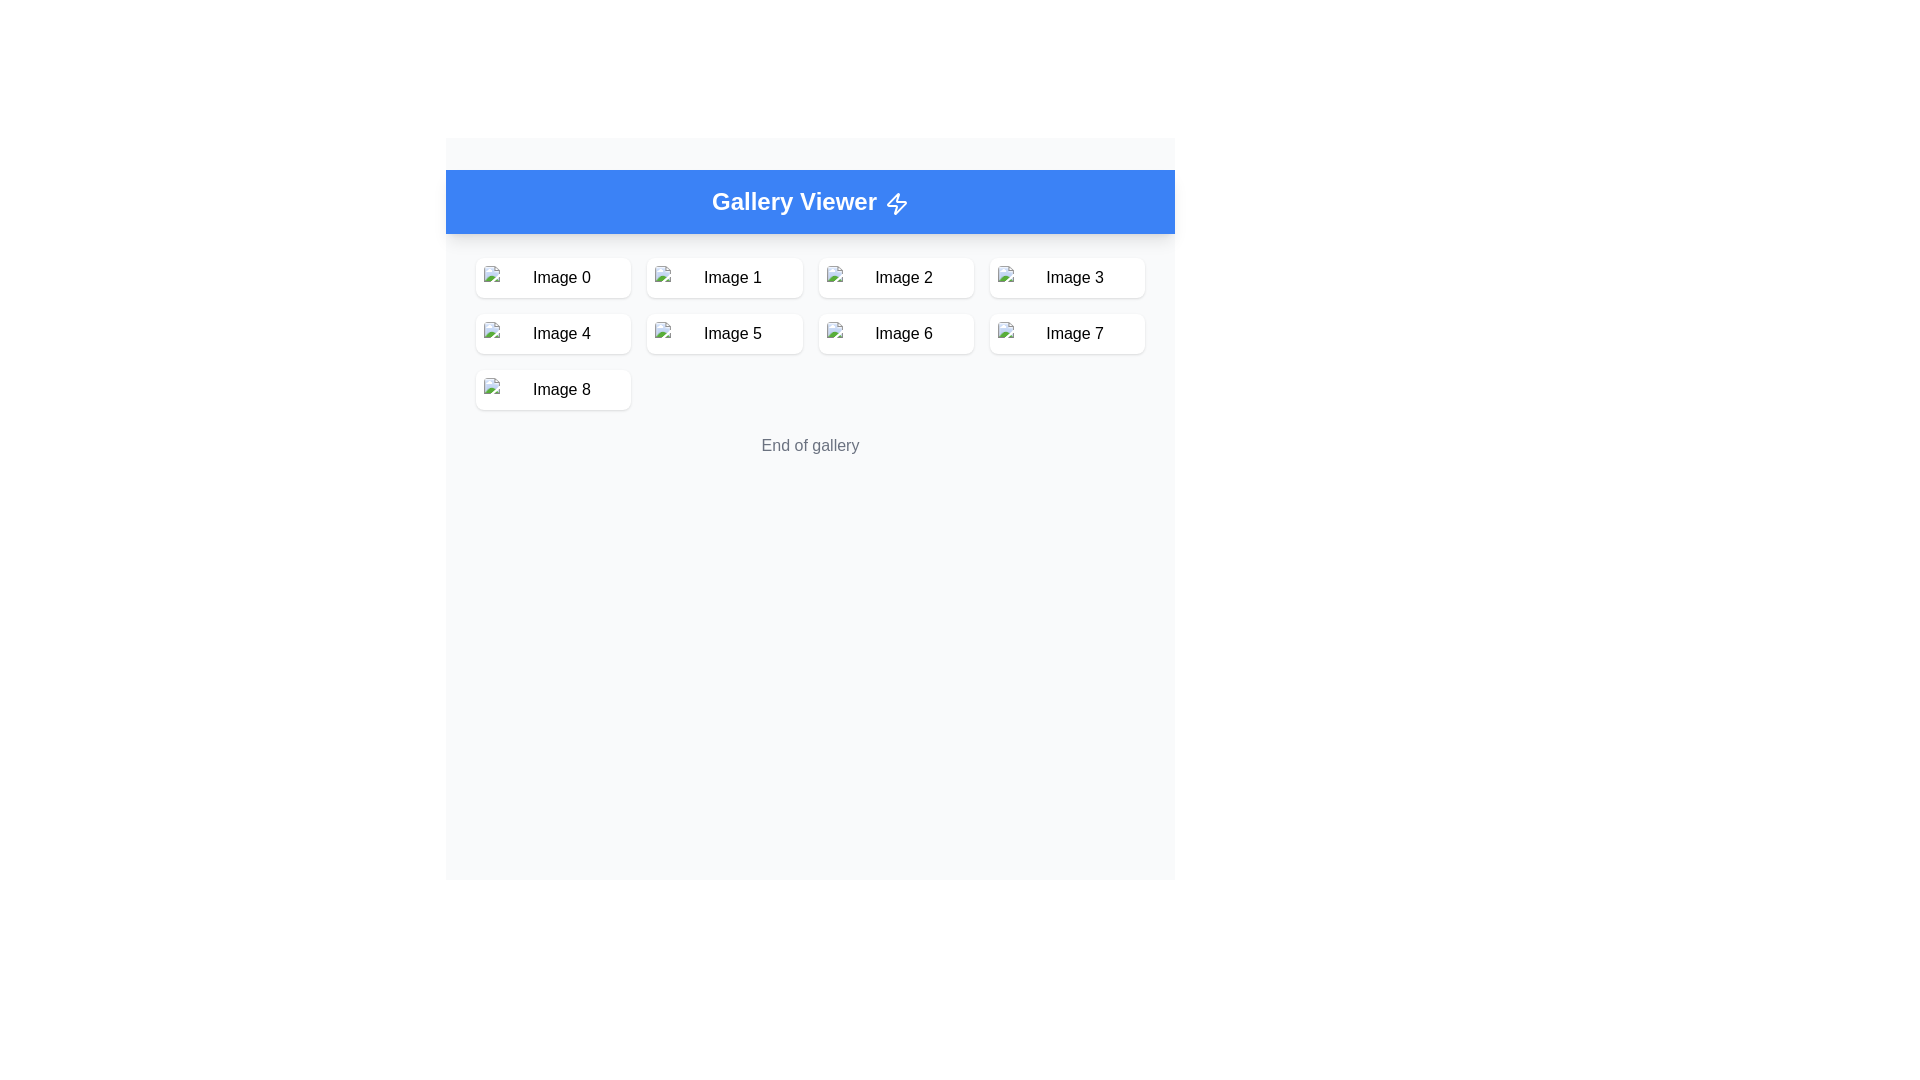 The width and height of the screenshot is (1920, 1080). Describe the element at coordinates (810, 445) in the screenshot. I see `the text label displaying 'End of gallery' which is located below the gallery grid of images in muted gray color` at that location.